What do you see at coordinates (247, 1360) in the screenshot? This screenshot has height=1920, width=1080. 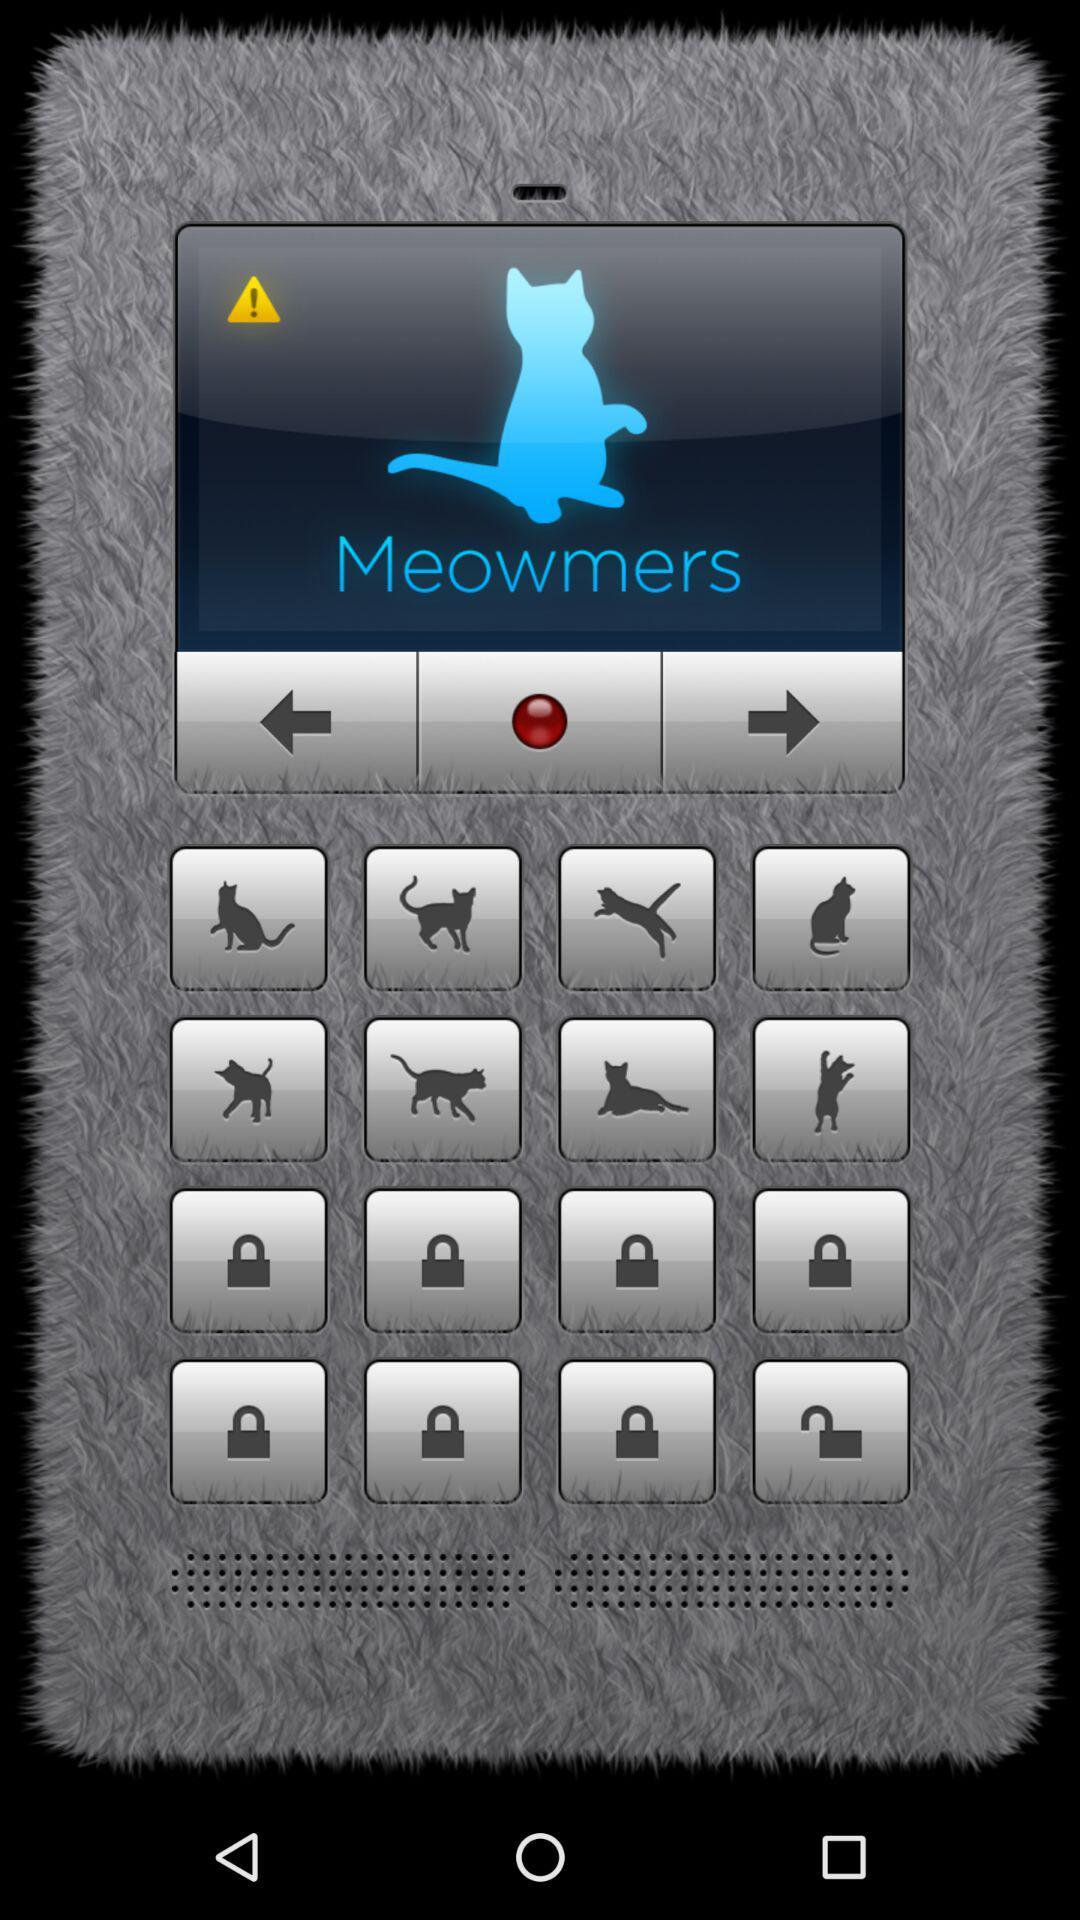 I see `the lock icon` at bounding box center [247, 1360].